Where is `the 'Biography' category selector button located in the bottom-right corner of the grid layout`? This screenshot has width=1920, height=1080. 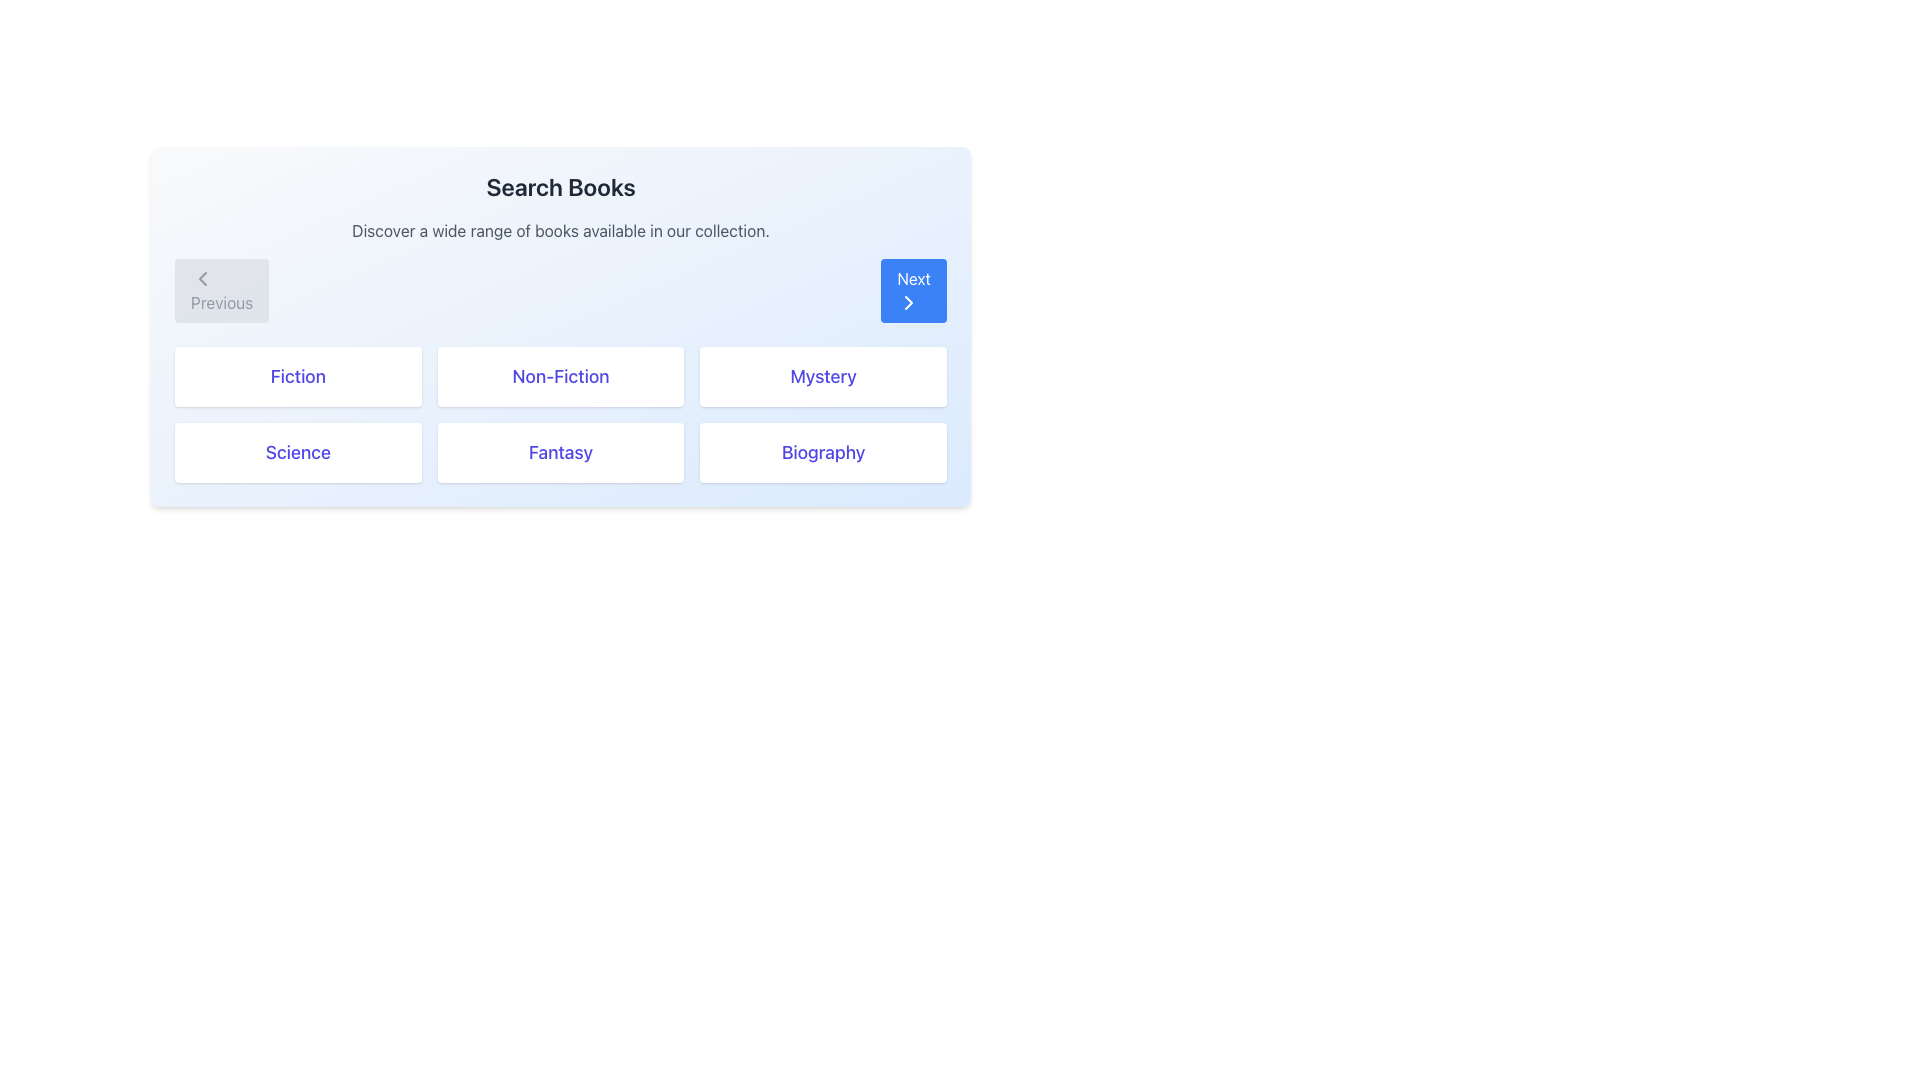
the 'Biography' category selector button located in the bottom-right corner of the grid layout is located at coordinates (823, 452).